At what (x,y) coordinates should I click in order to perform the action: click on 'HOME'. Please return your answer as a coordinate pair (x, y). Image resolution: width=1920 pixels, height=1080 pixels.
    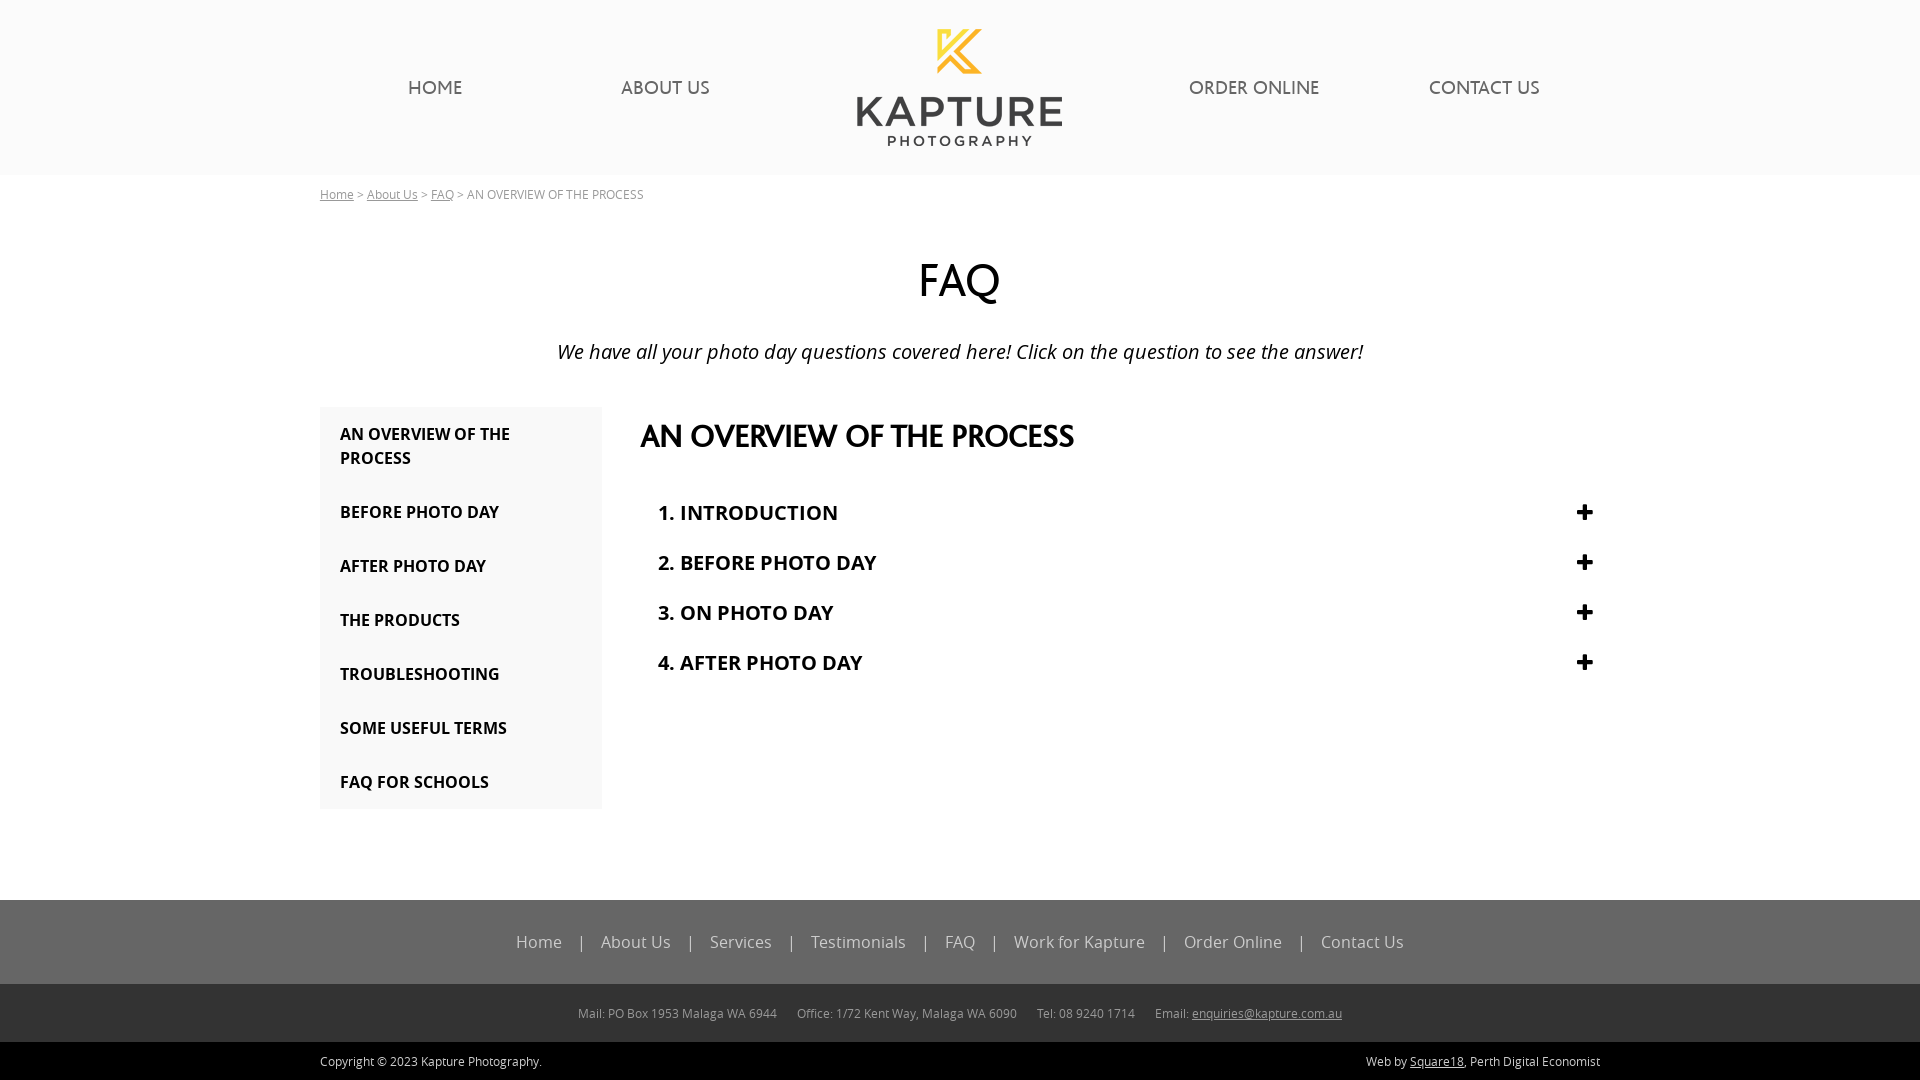
    Looking at the image, I should click on (434, 86).